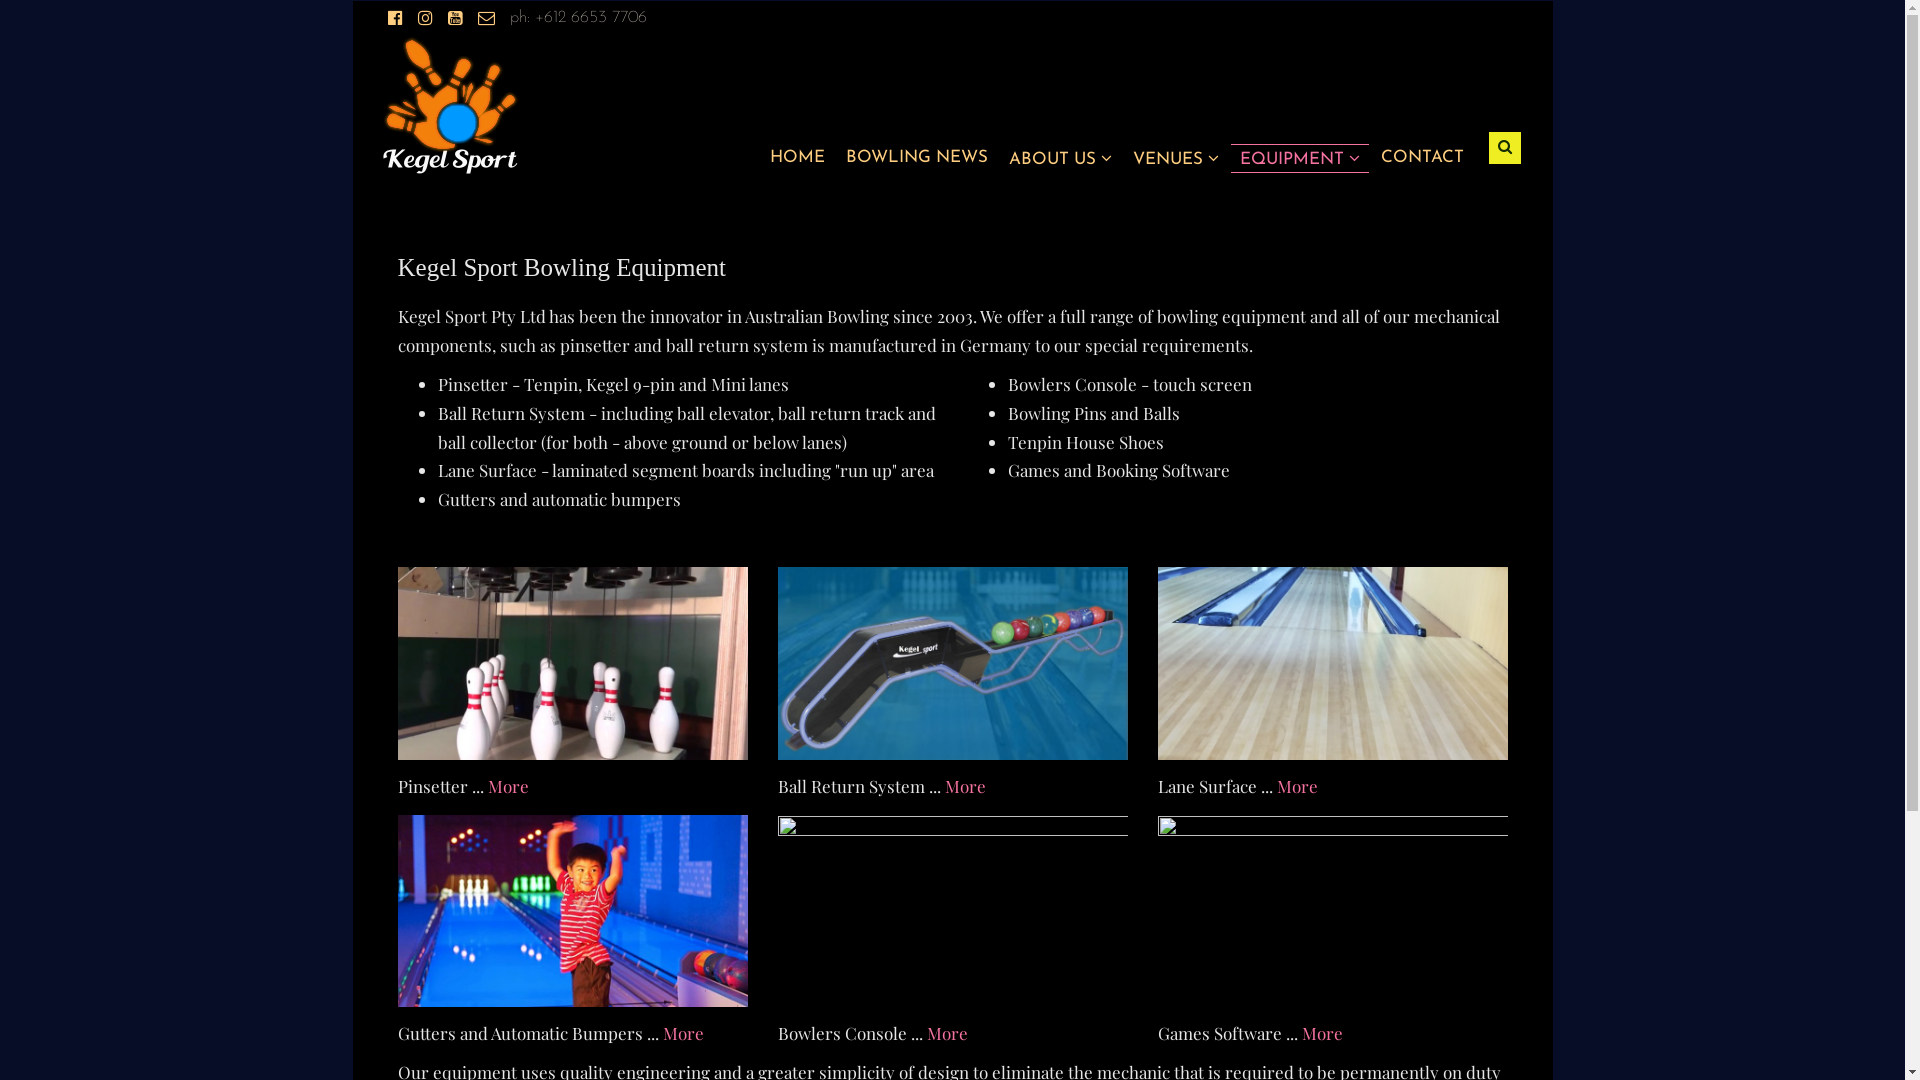  I want to click on 'Bowling Lane Surface', so click(1333, 663).